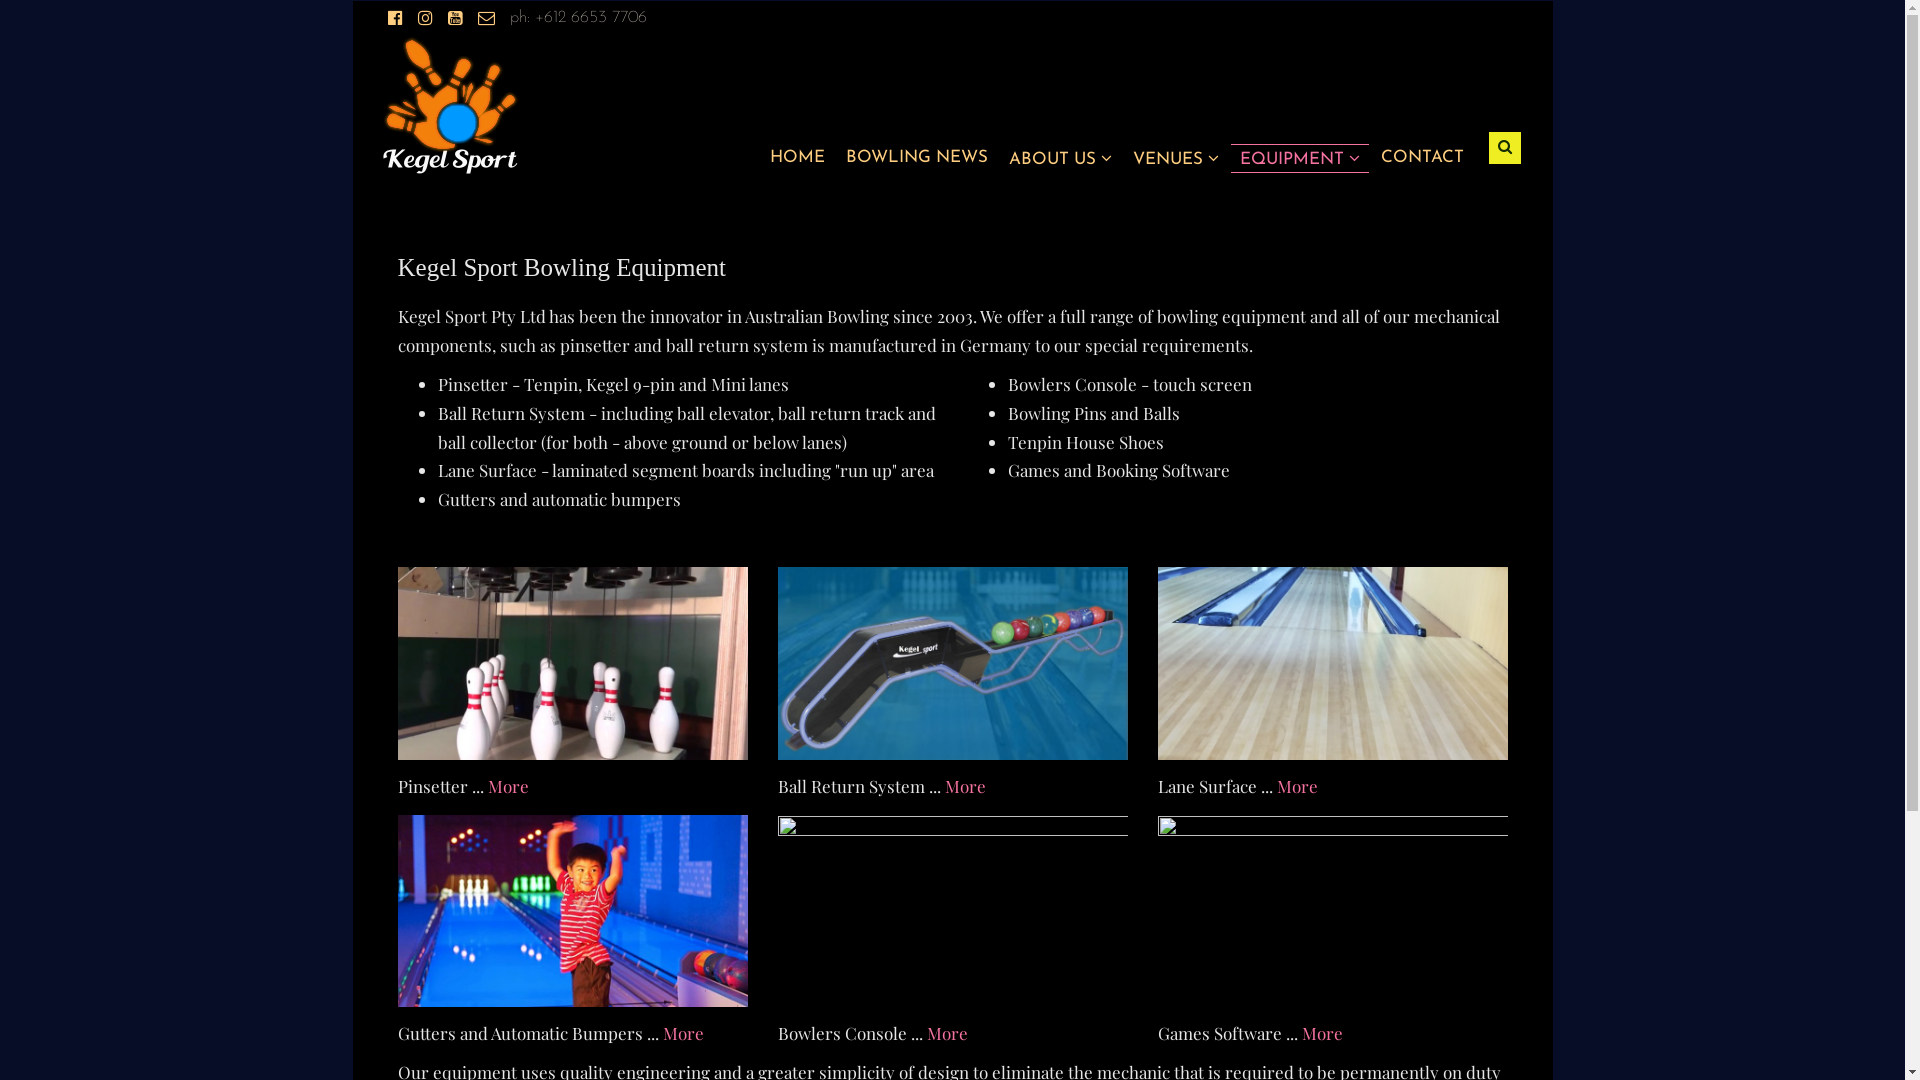  I want to click on 'Bowling Lane Surface', so click(1333, 663).